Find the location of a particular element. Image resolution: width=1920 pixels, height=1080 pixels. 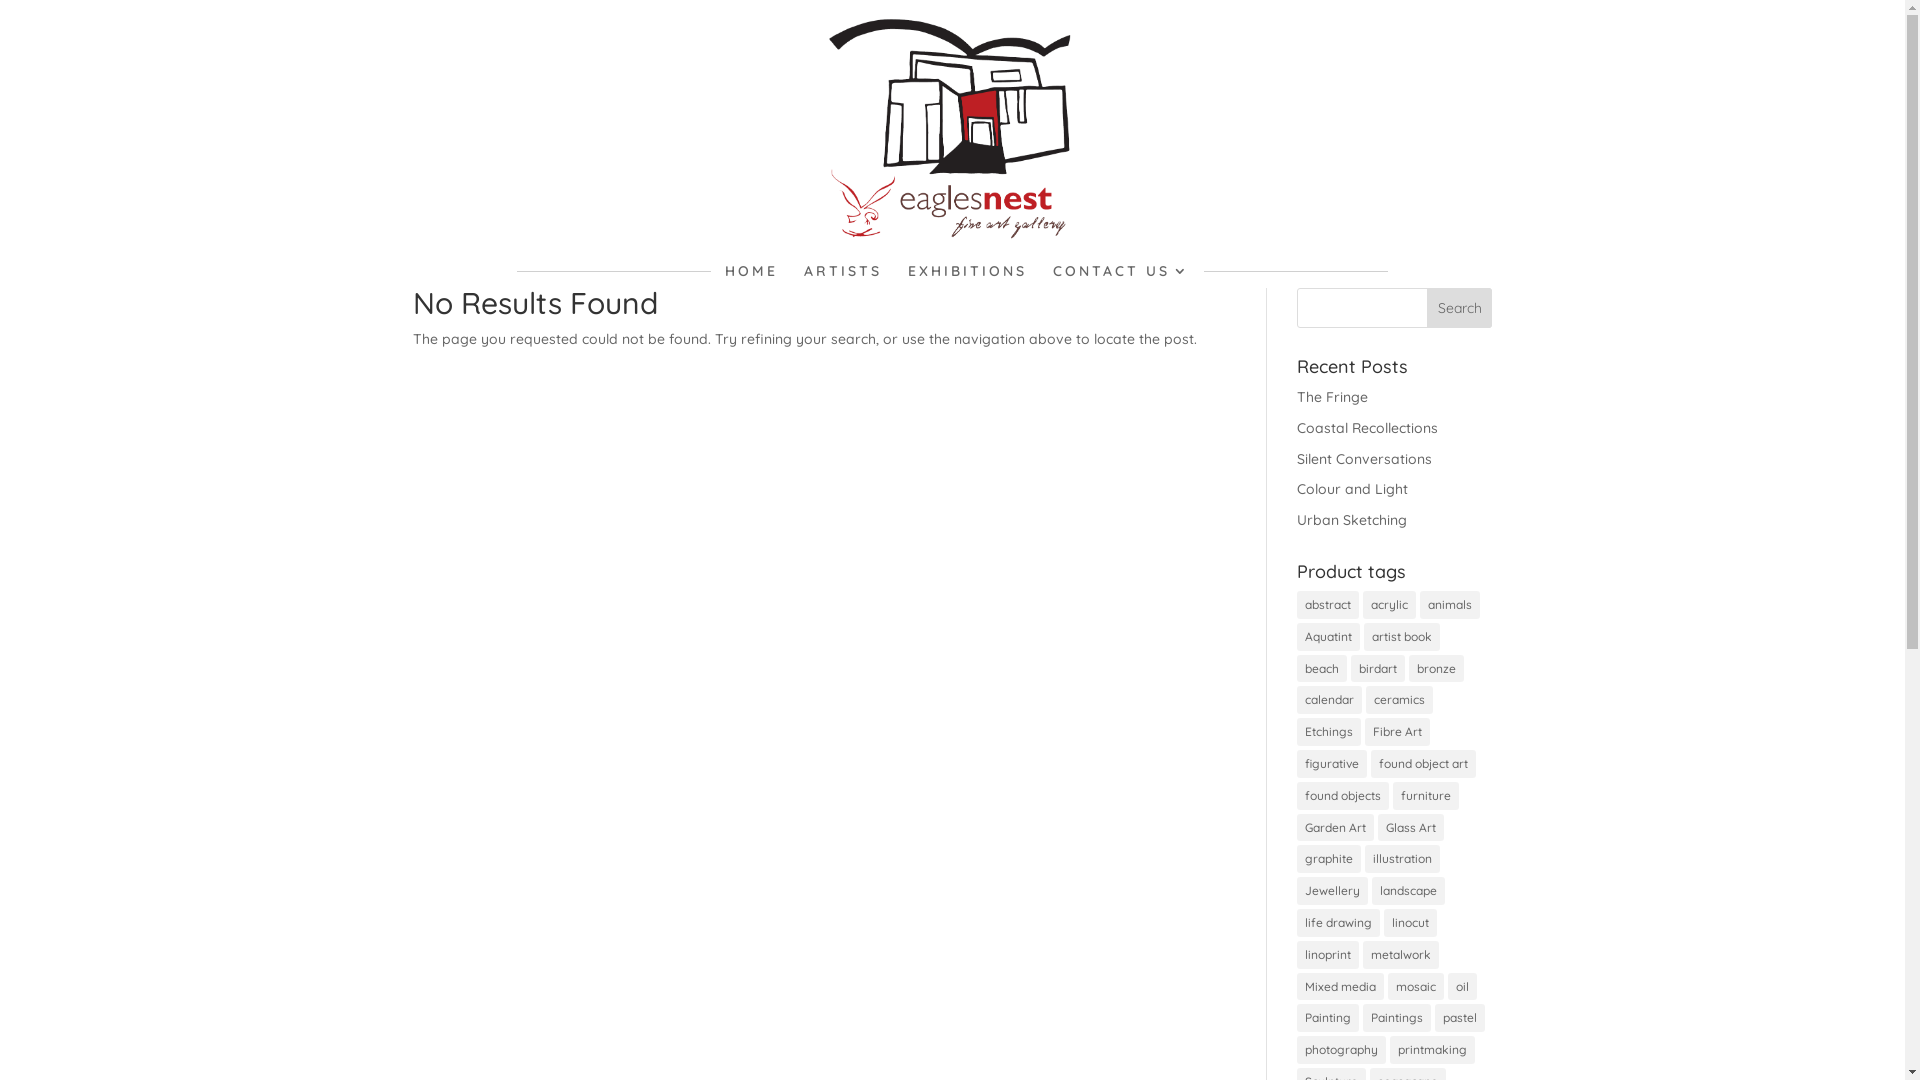

'landscape' is located at coordinates (1371, 890).